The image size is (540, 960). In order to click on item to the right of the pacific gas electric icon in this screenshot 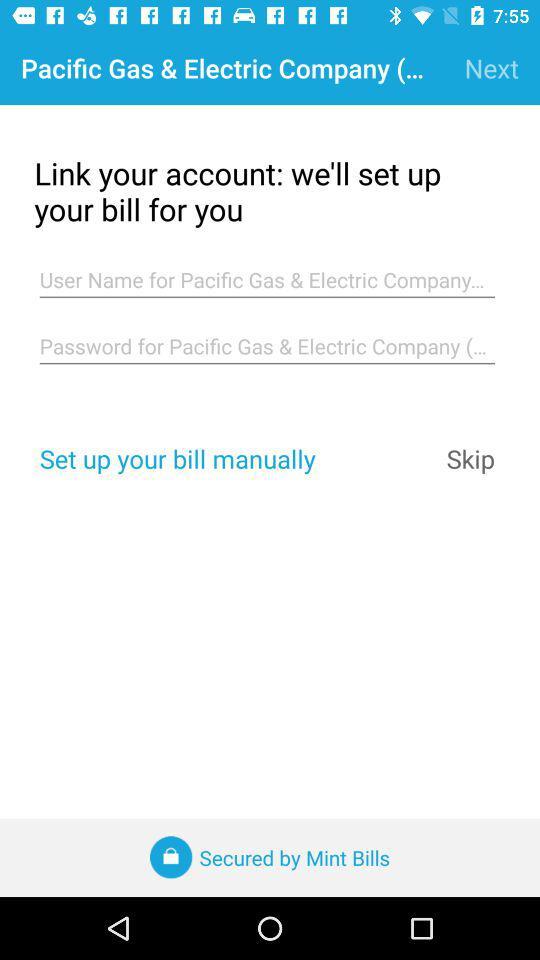, I will do `click(490, 68)`.